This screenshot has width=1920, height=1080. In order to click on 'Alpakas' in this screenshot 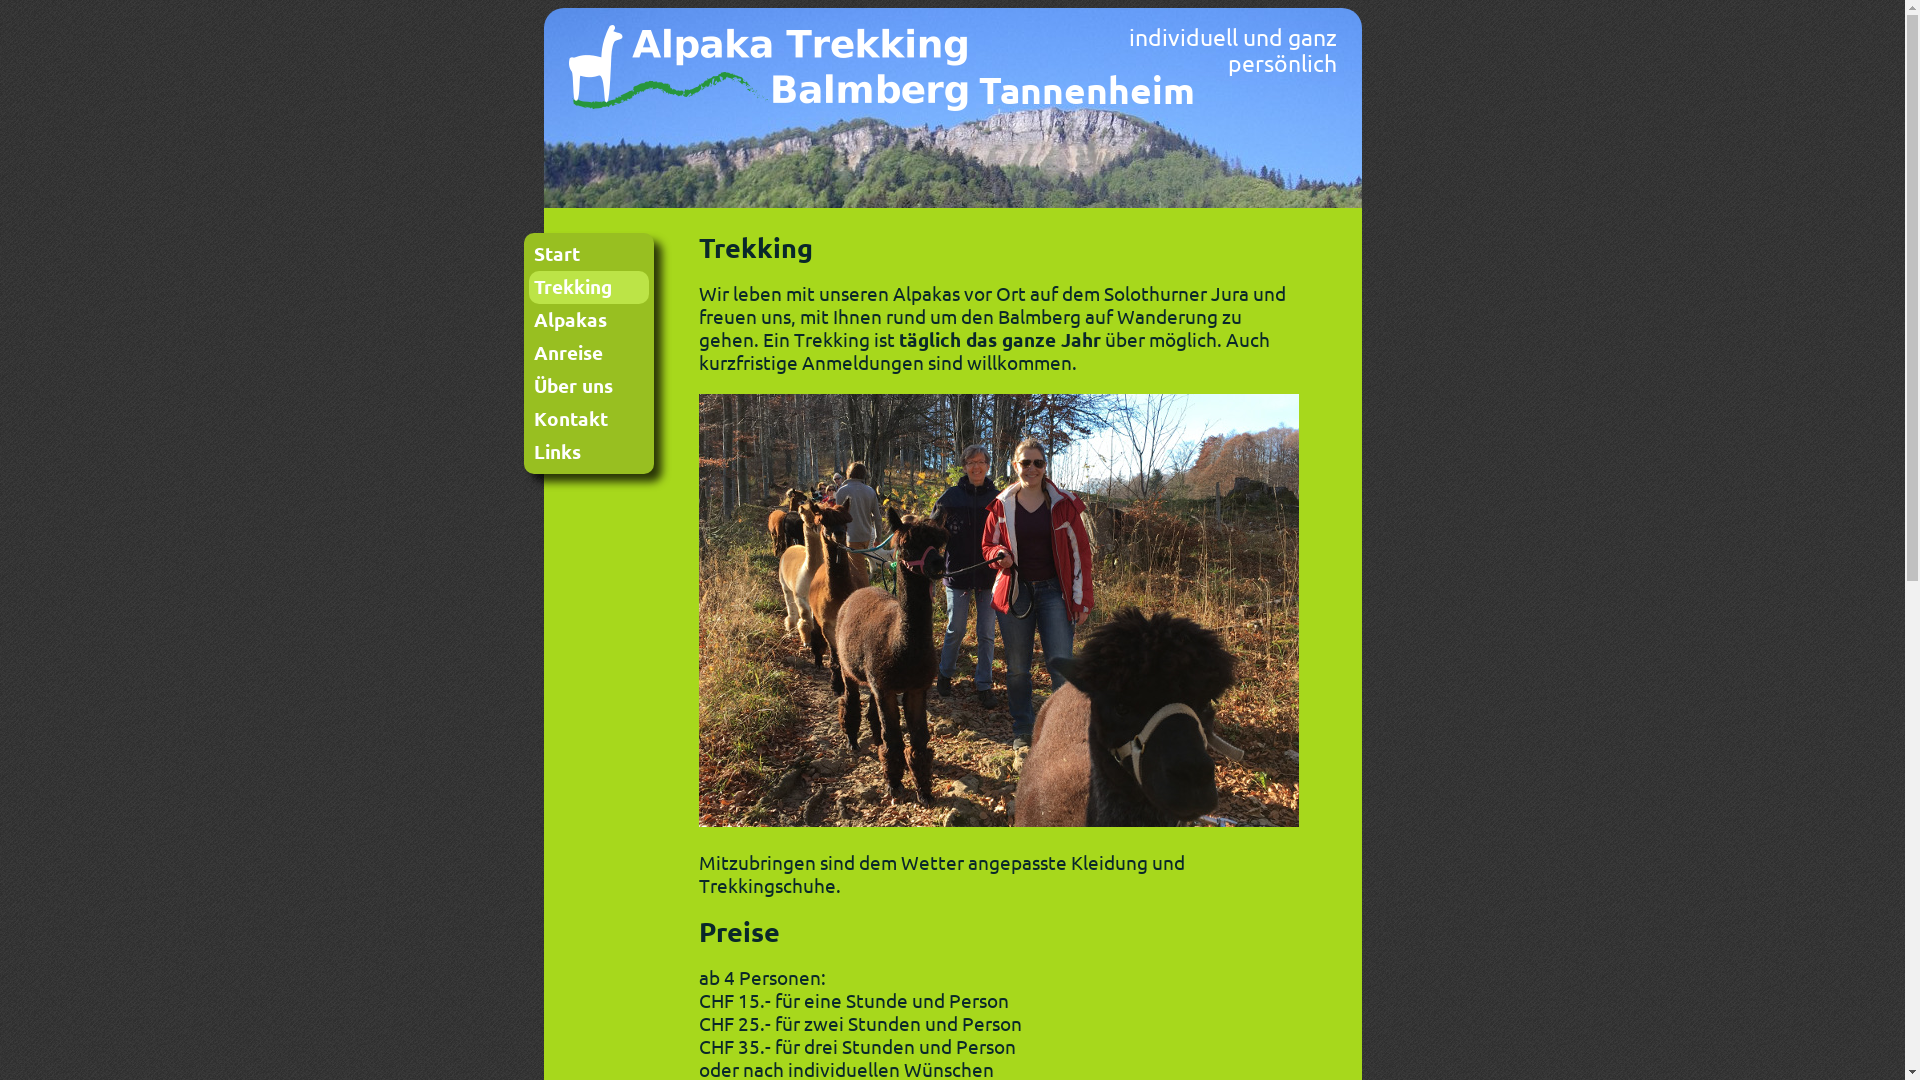, I will do `click(587, 319)`.